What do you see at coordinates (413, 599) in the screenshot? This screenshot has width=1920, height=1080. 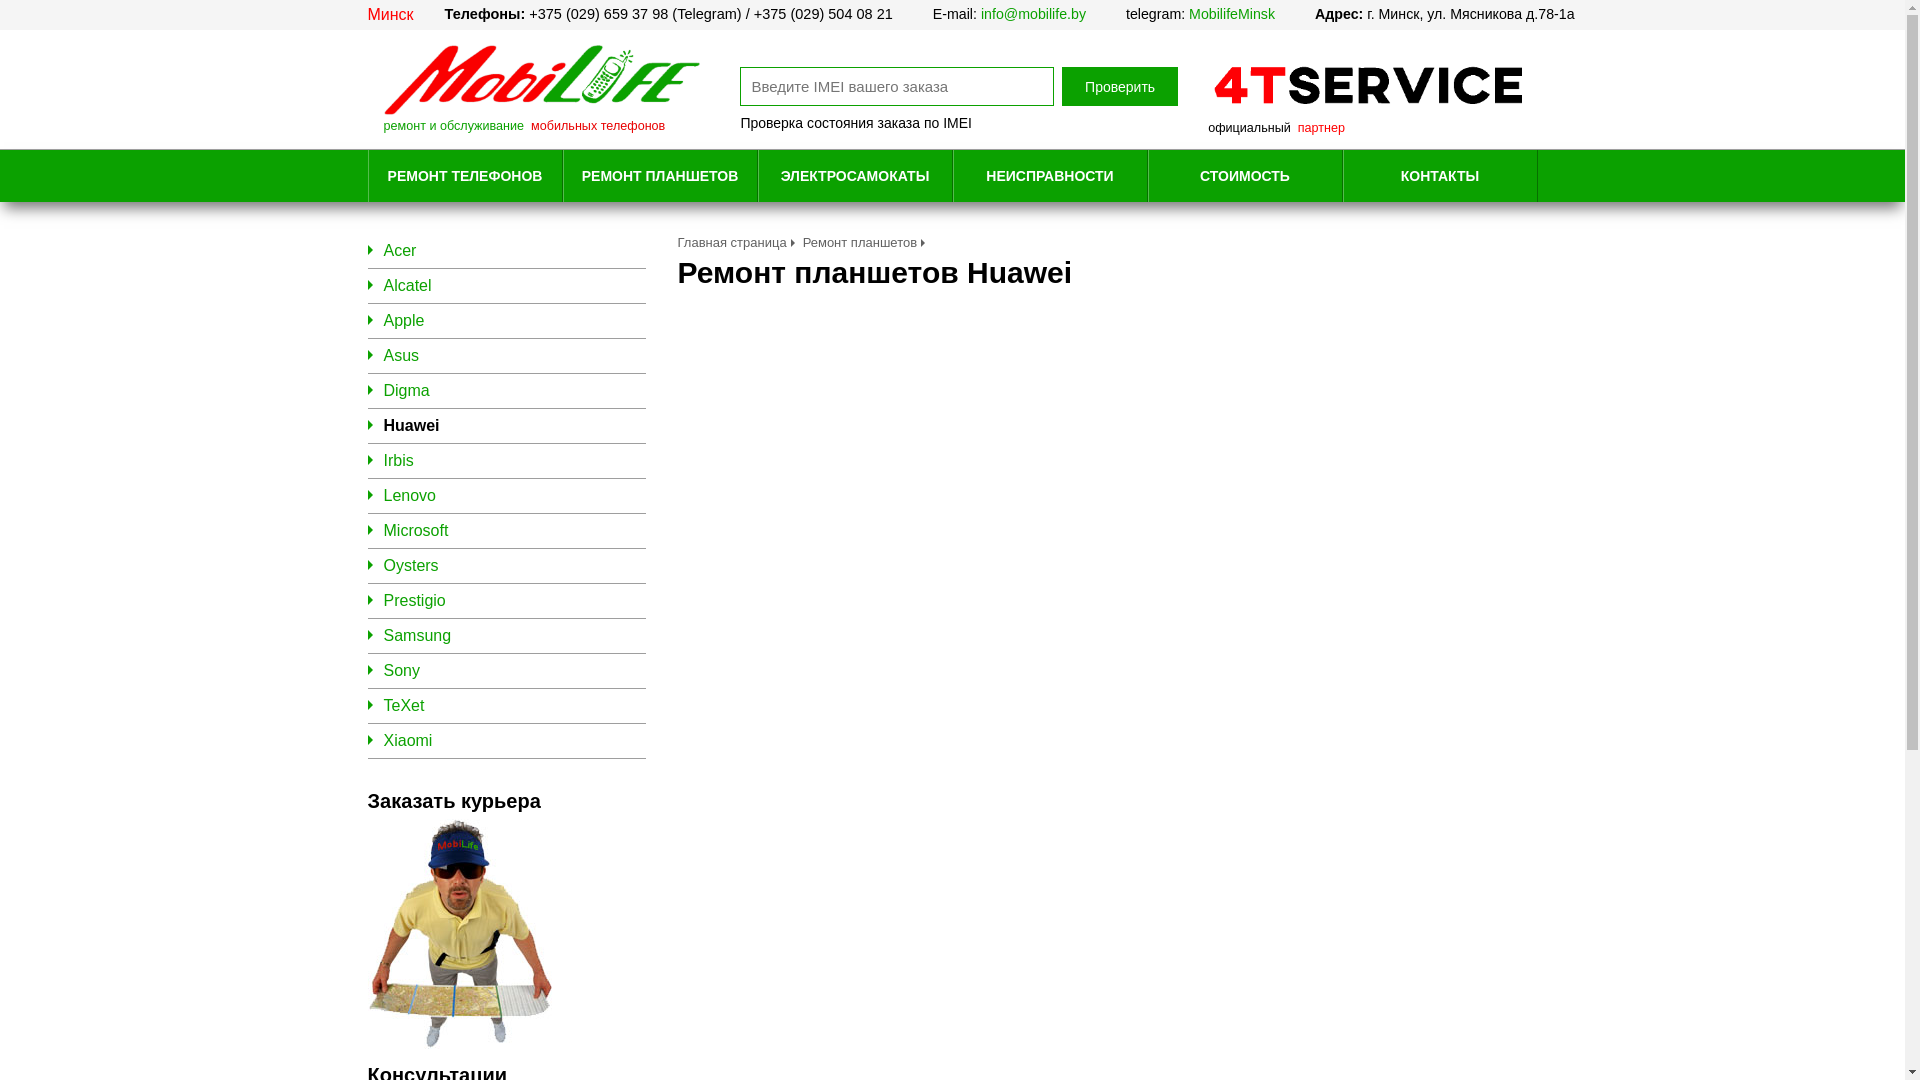 I see `'Prestigio'` at bounding box center [413, 599].